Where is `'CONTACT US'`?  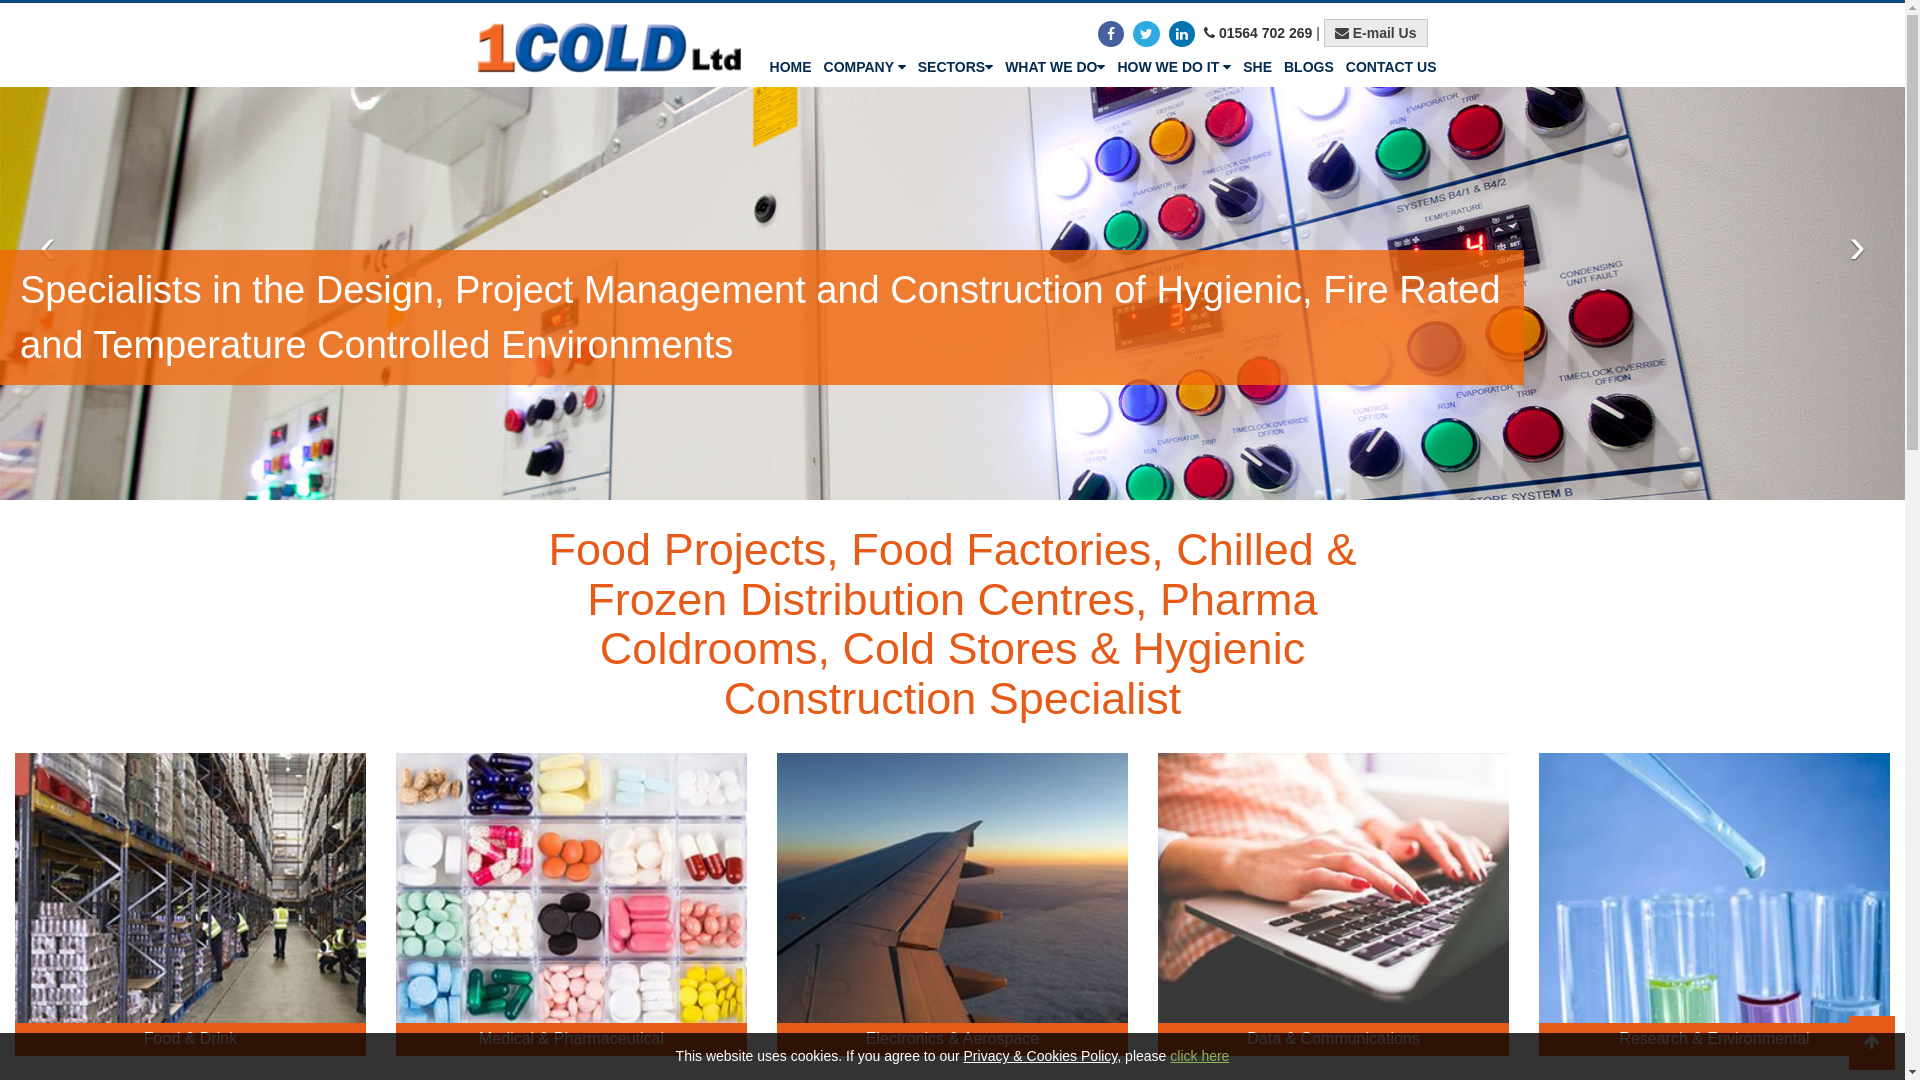
'CONTACT US' is located at coordinates (1390, 65).